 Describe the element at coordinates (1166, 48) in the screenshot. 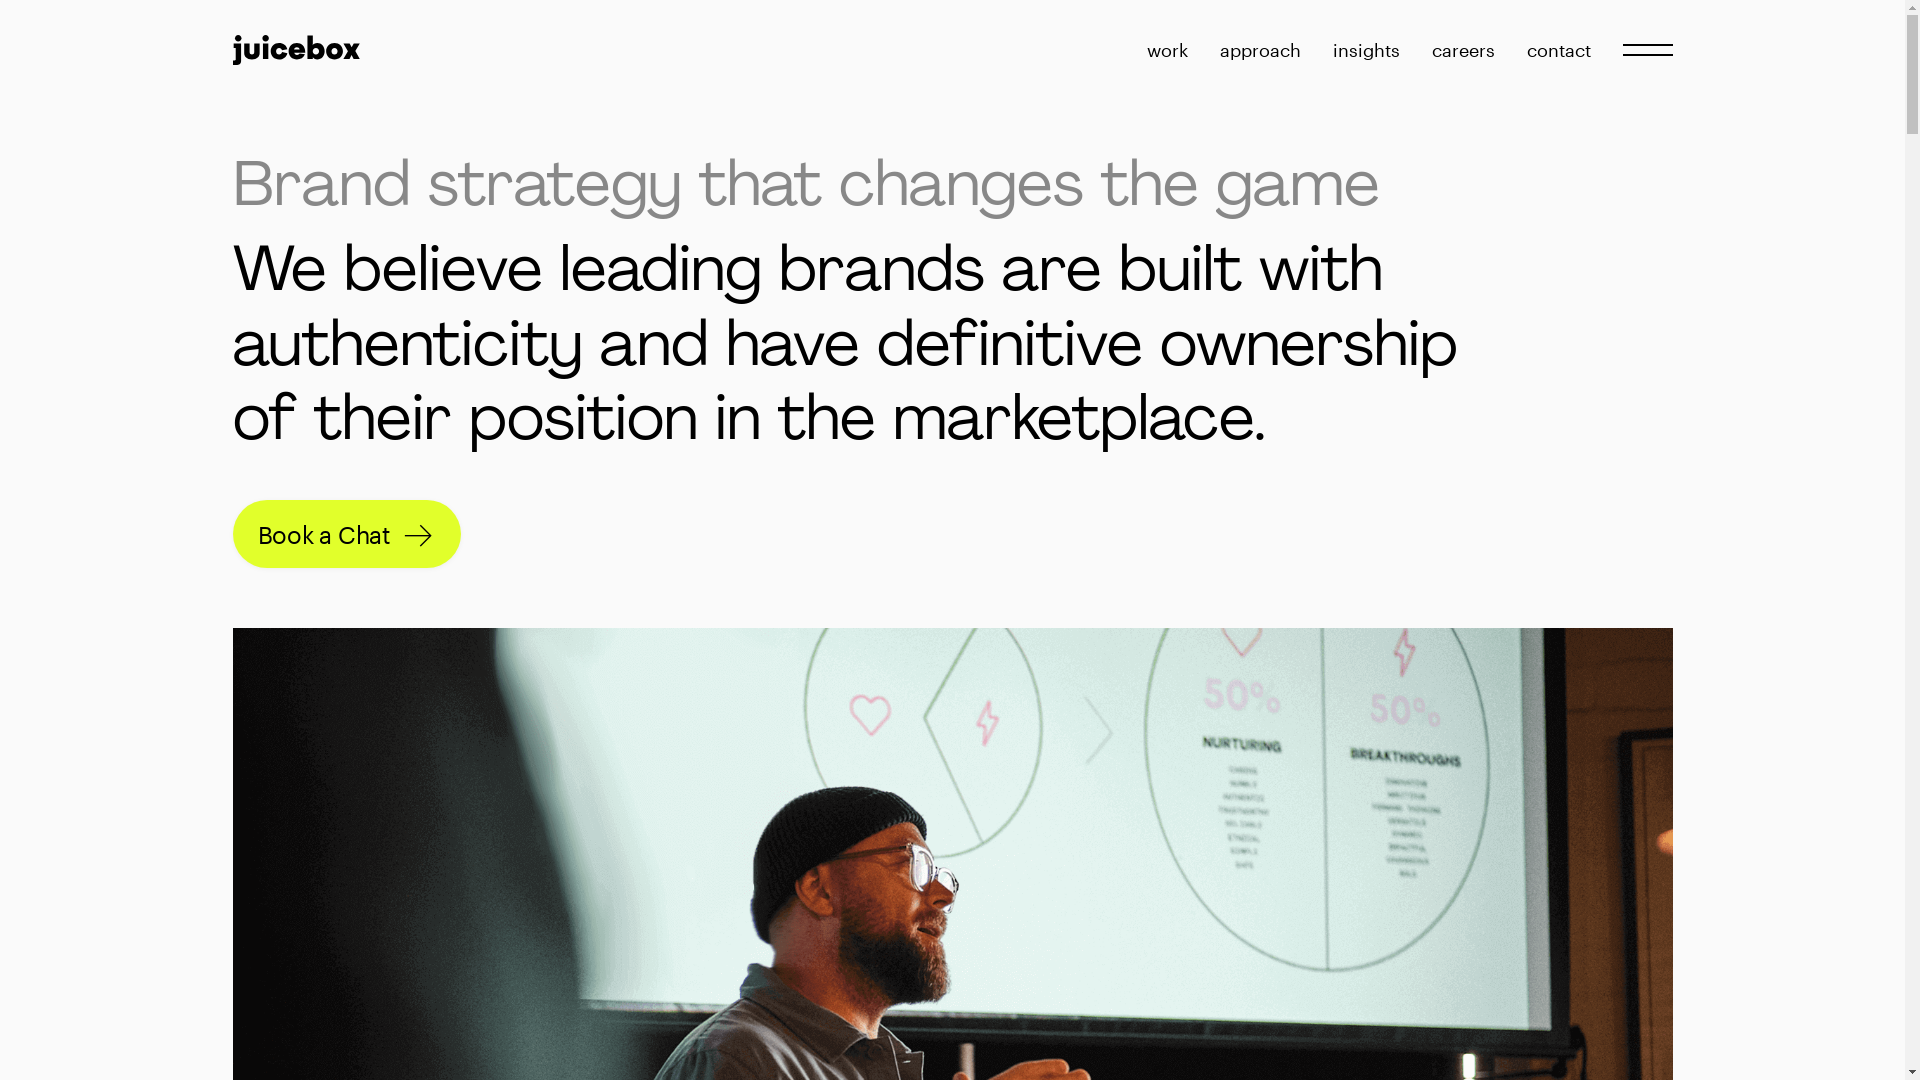

I see `'work'` at that location.